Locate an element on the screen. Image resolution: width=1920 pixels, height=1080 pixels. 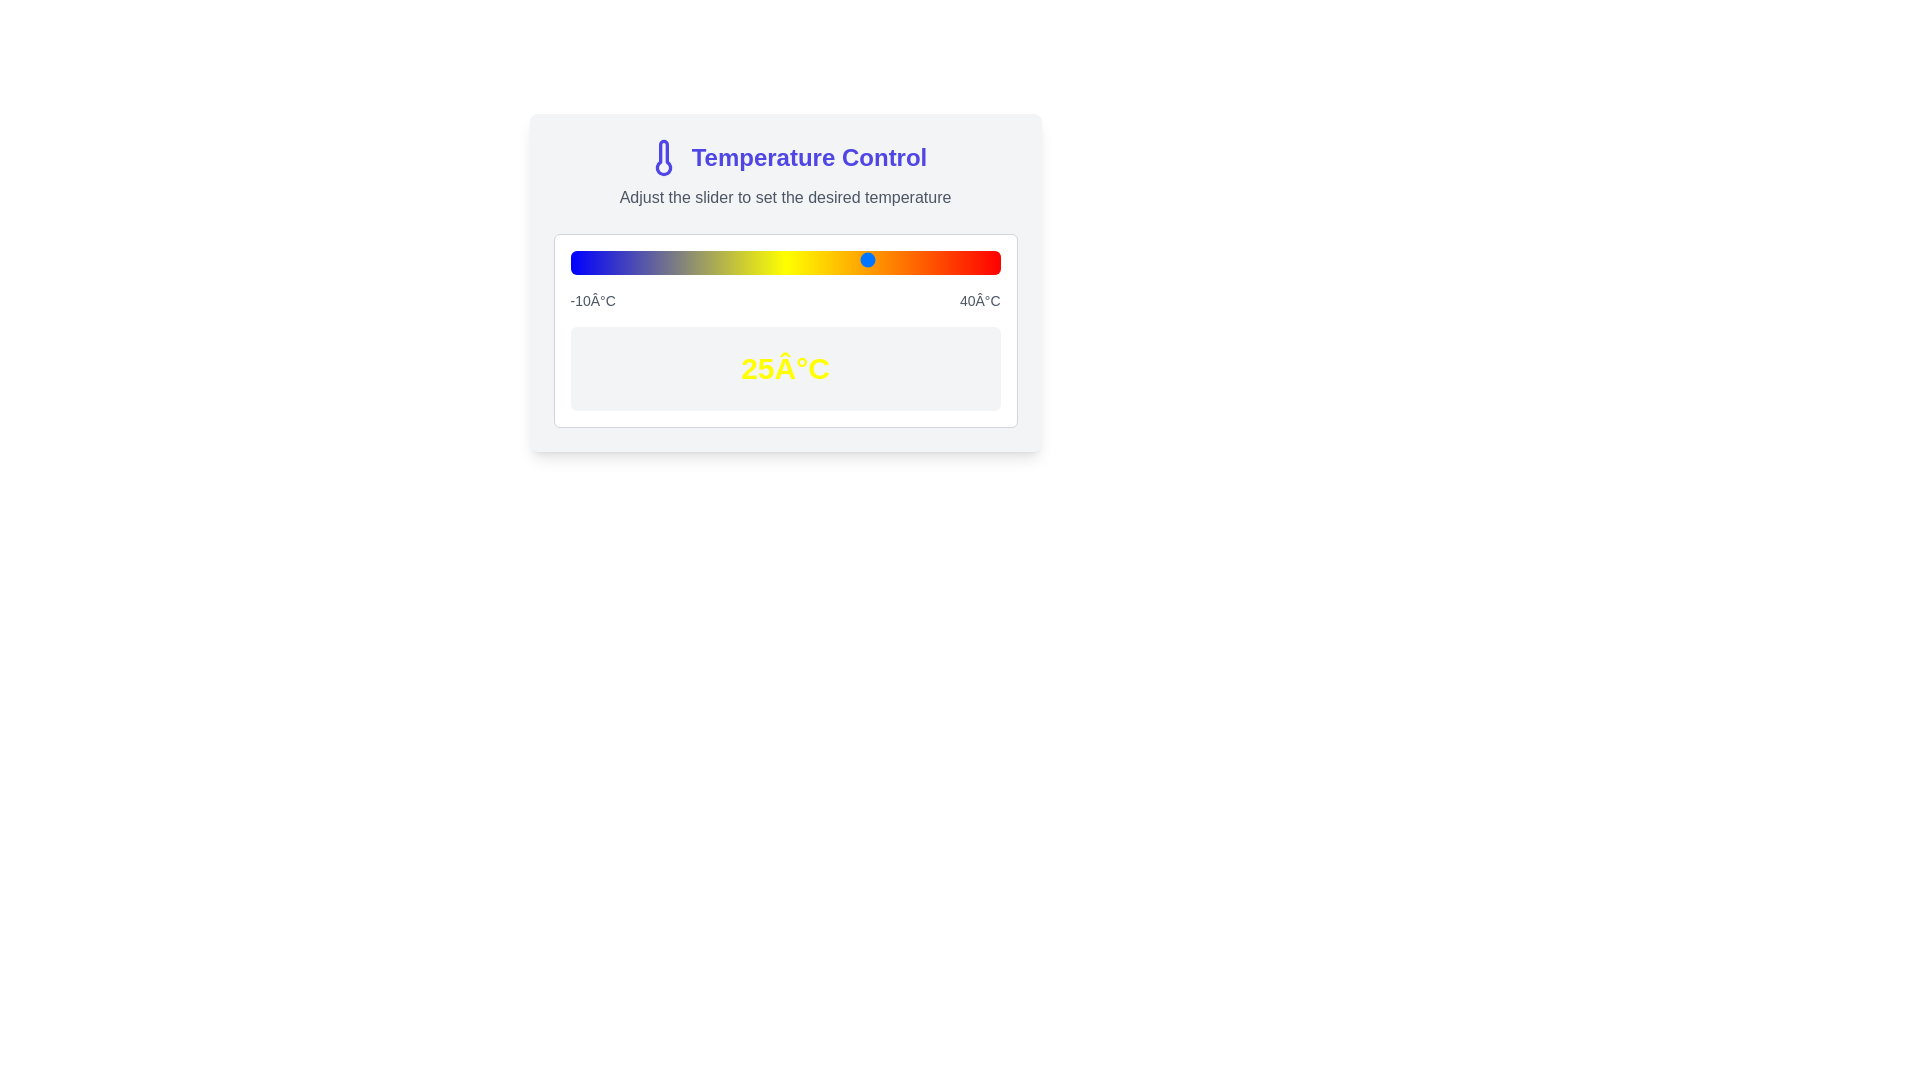
the temperature slider to set the temperature to 26°C is located at coordinates (880, 258).